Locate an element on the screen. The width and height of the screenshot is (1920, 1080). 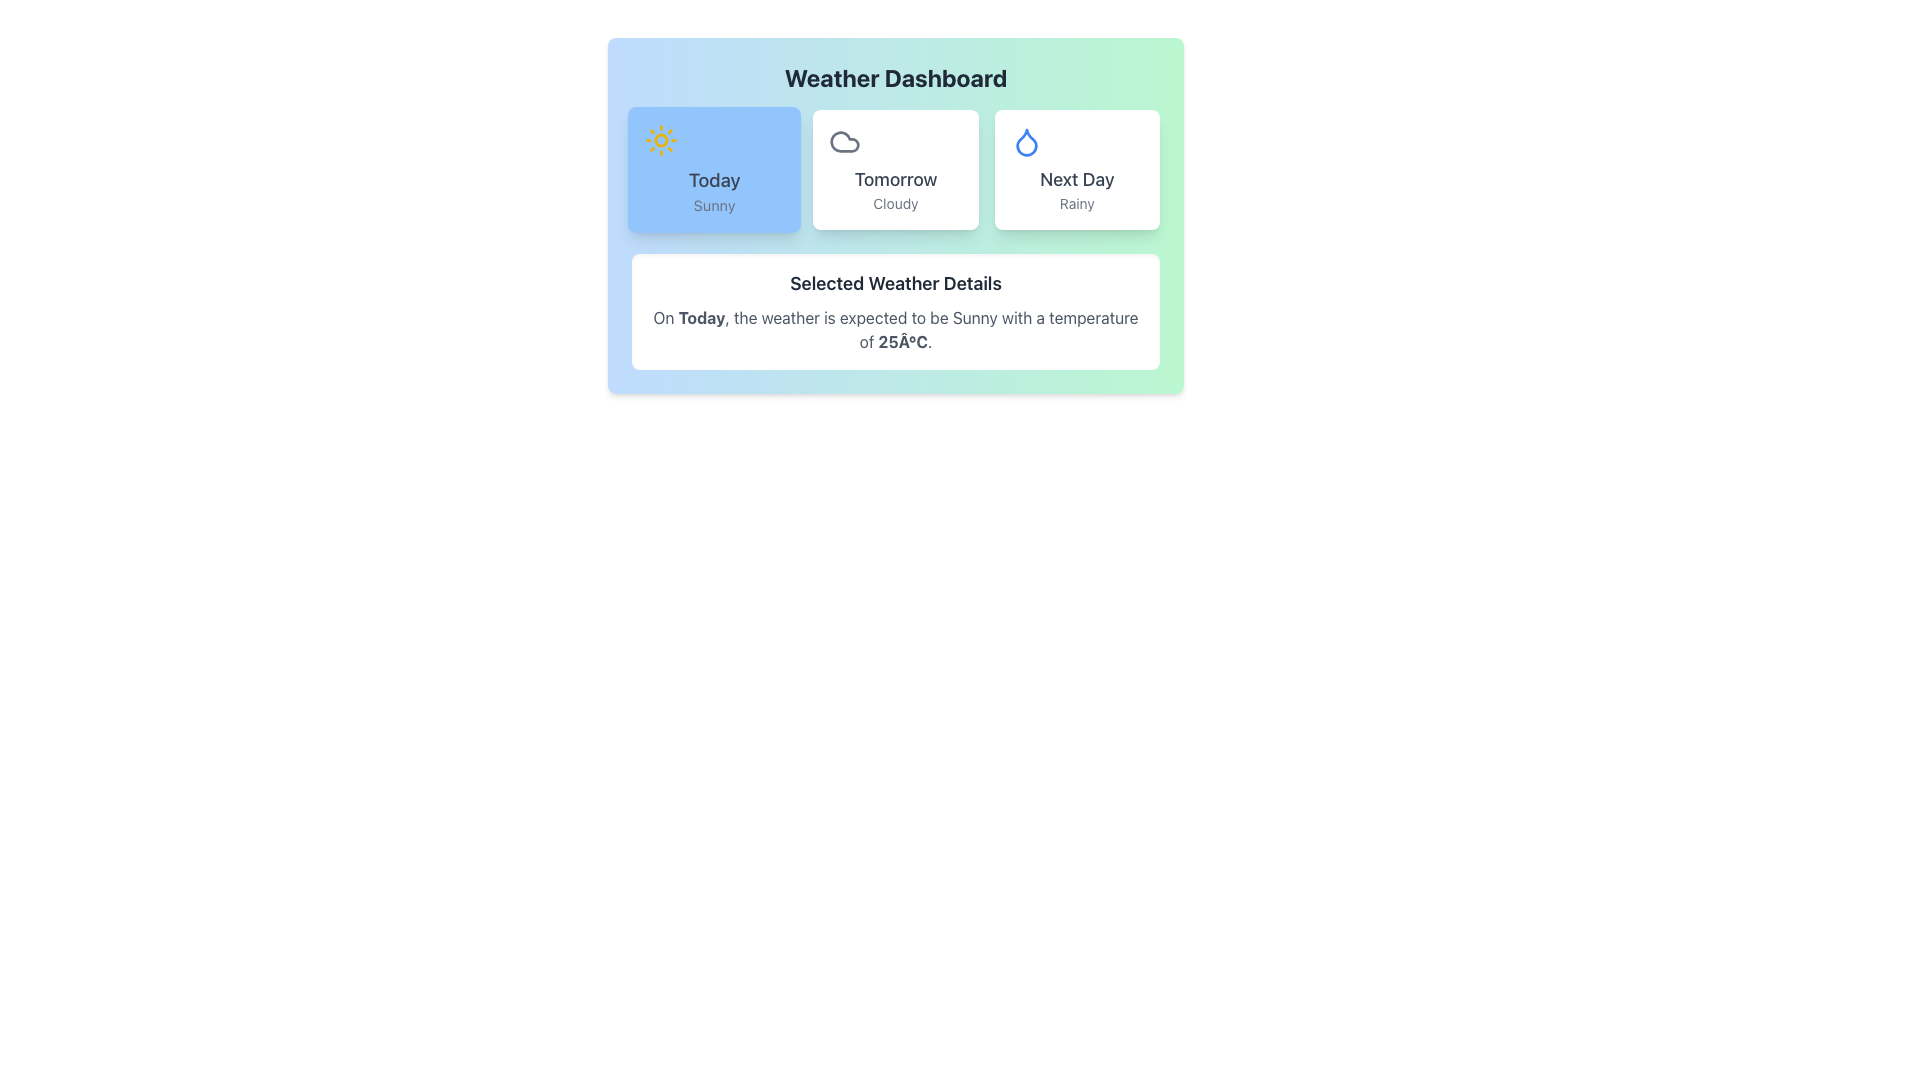
the text block displaying the weather conditions (Sunny, 25°C) located beneath the title 'Selected Weather Details' is located at coordinates (895, 329).